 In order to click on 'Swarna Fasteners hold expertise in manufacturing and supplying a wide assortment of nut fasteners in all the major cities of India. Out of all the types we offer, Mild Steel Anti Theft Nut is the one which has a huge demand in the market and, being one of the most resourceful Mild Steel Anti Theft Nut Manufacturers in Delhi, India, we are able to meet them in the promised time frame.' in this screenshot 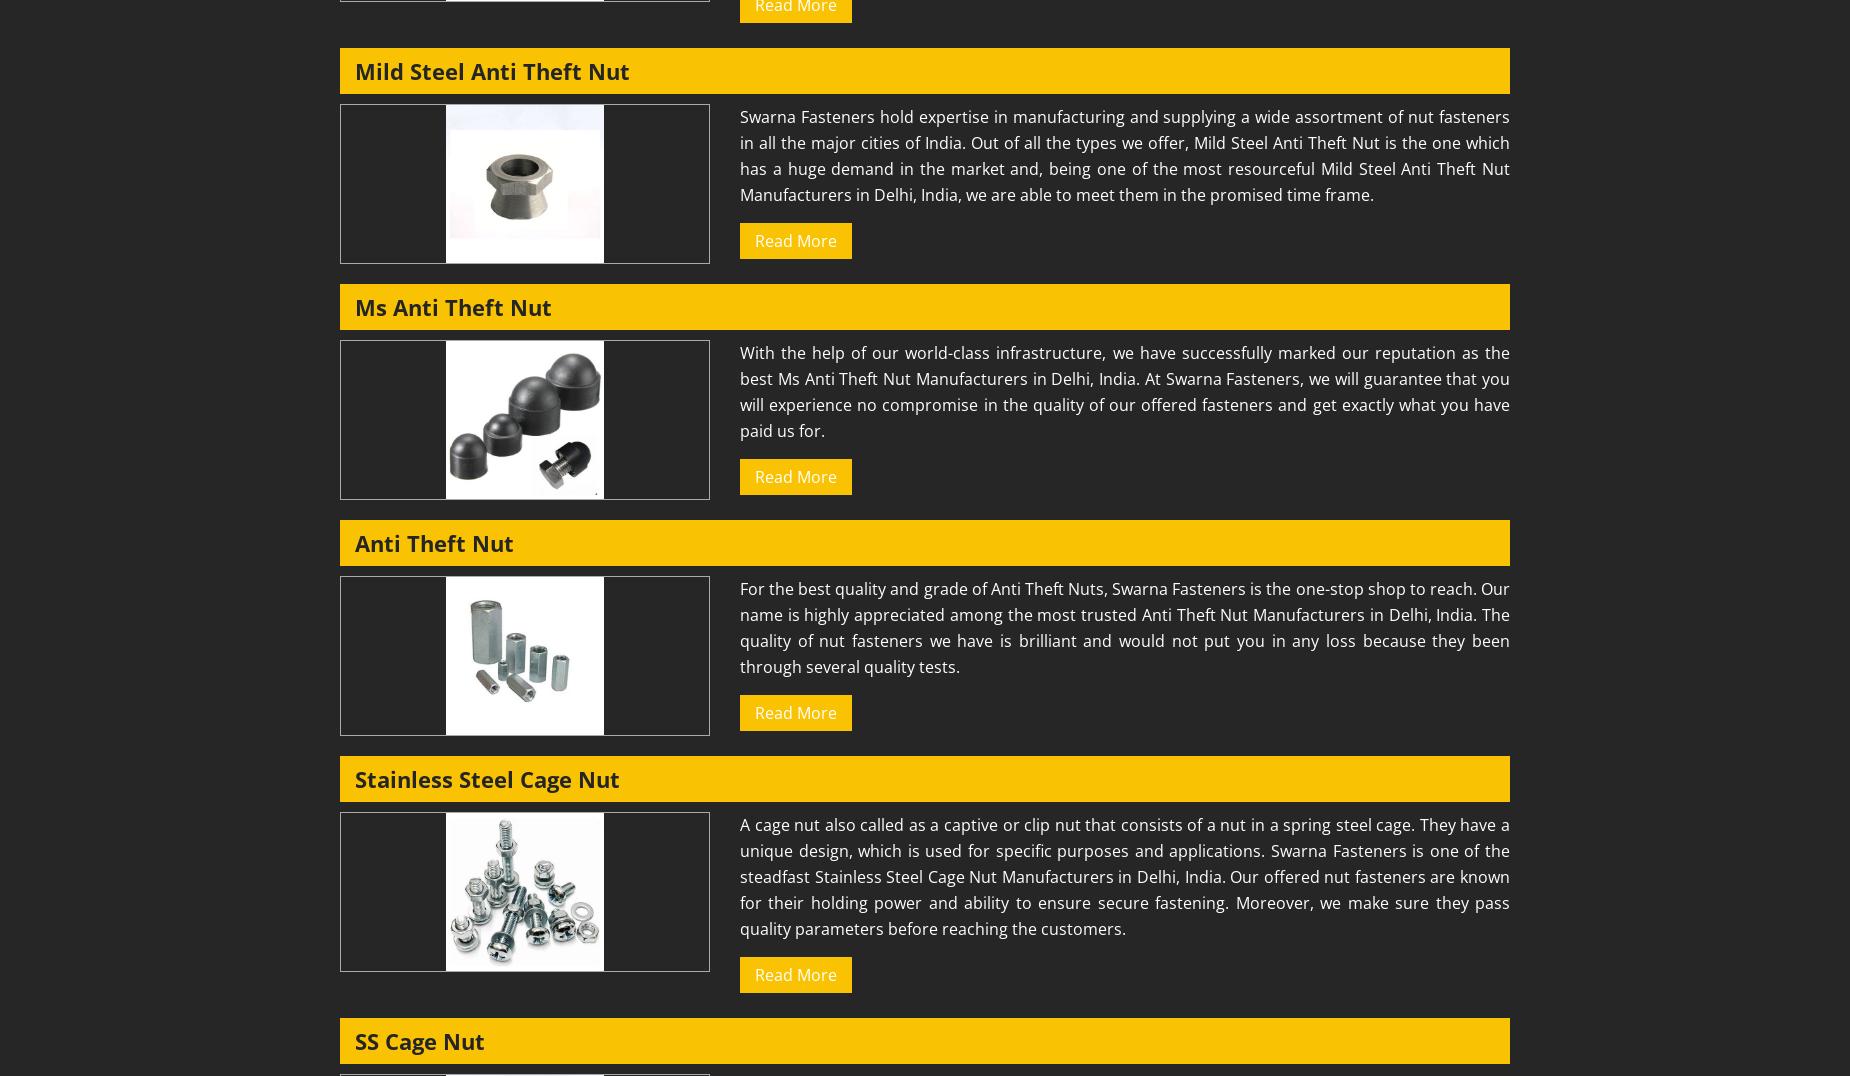, I will do `click(1123, 156)`.